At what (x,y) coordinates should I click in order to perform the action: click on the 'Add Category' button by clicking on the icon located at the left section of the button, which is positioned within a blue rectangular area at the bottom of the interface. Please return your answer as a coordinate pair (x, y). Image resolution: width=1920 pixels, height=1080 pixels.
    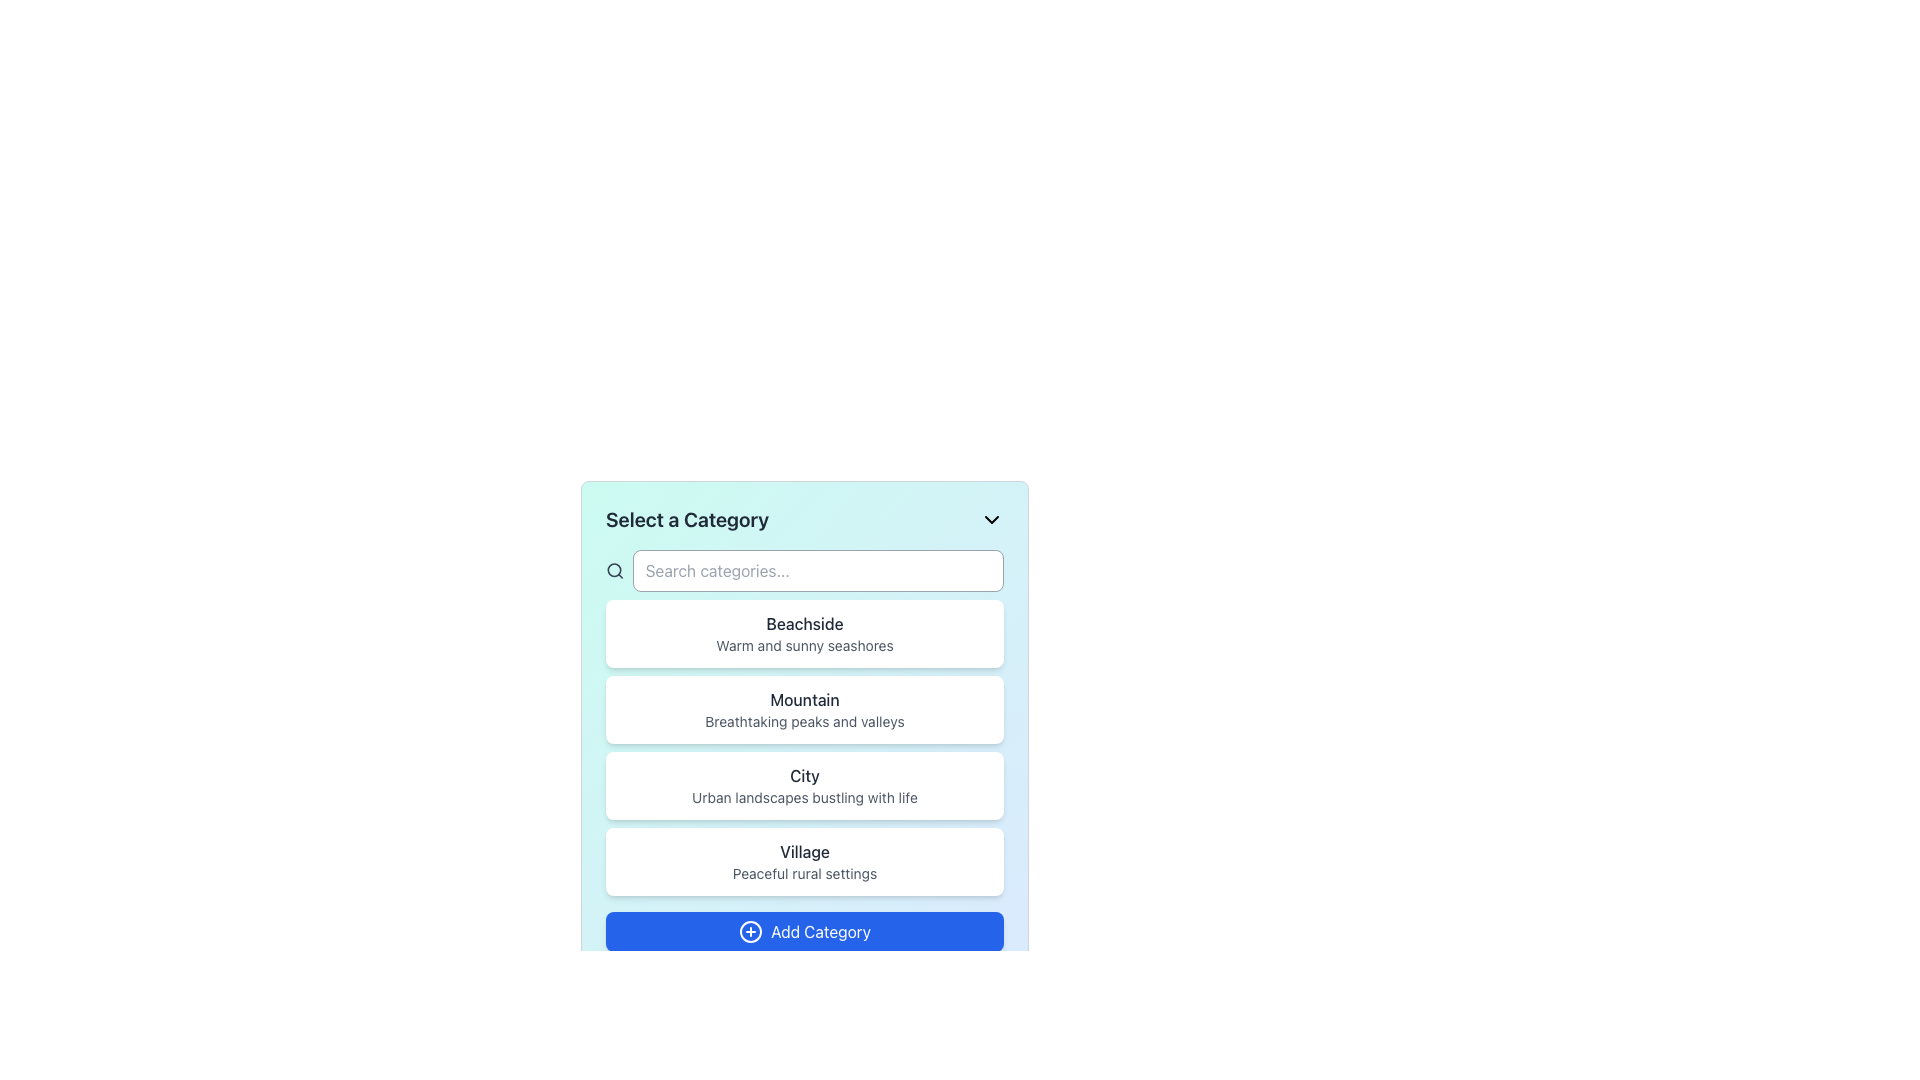
    Looking at the image, I should click on (750, 932).